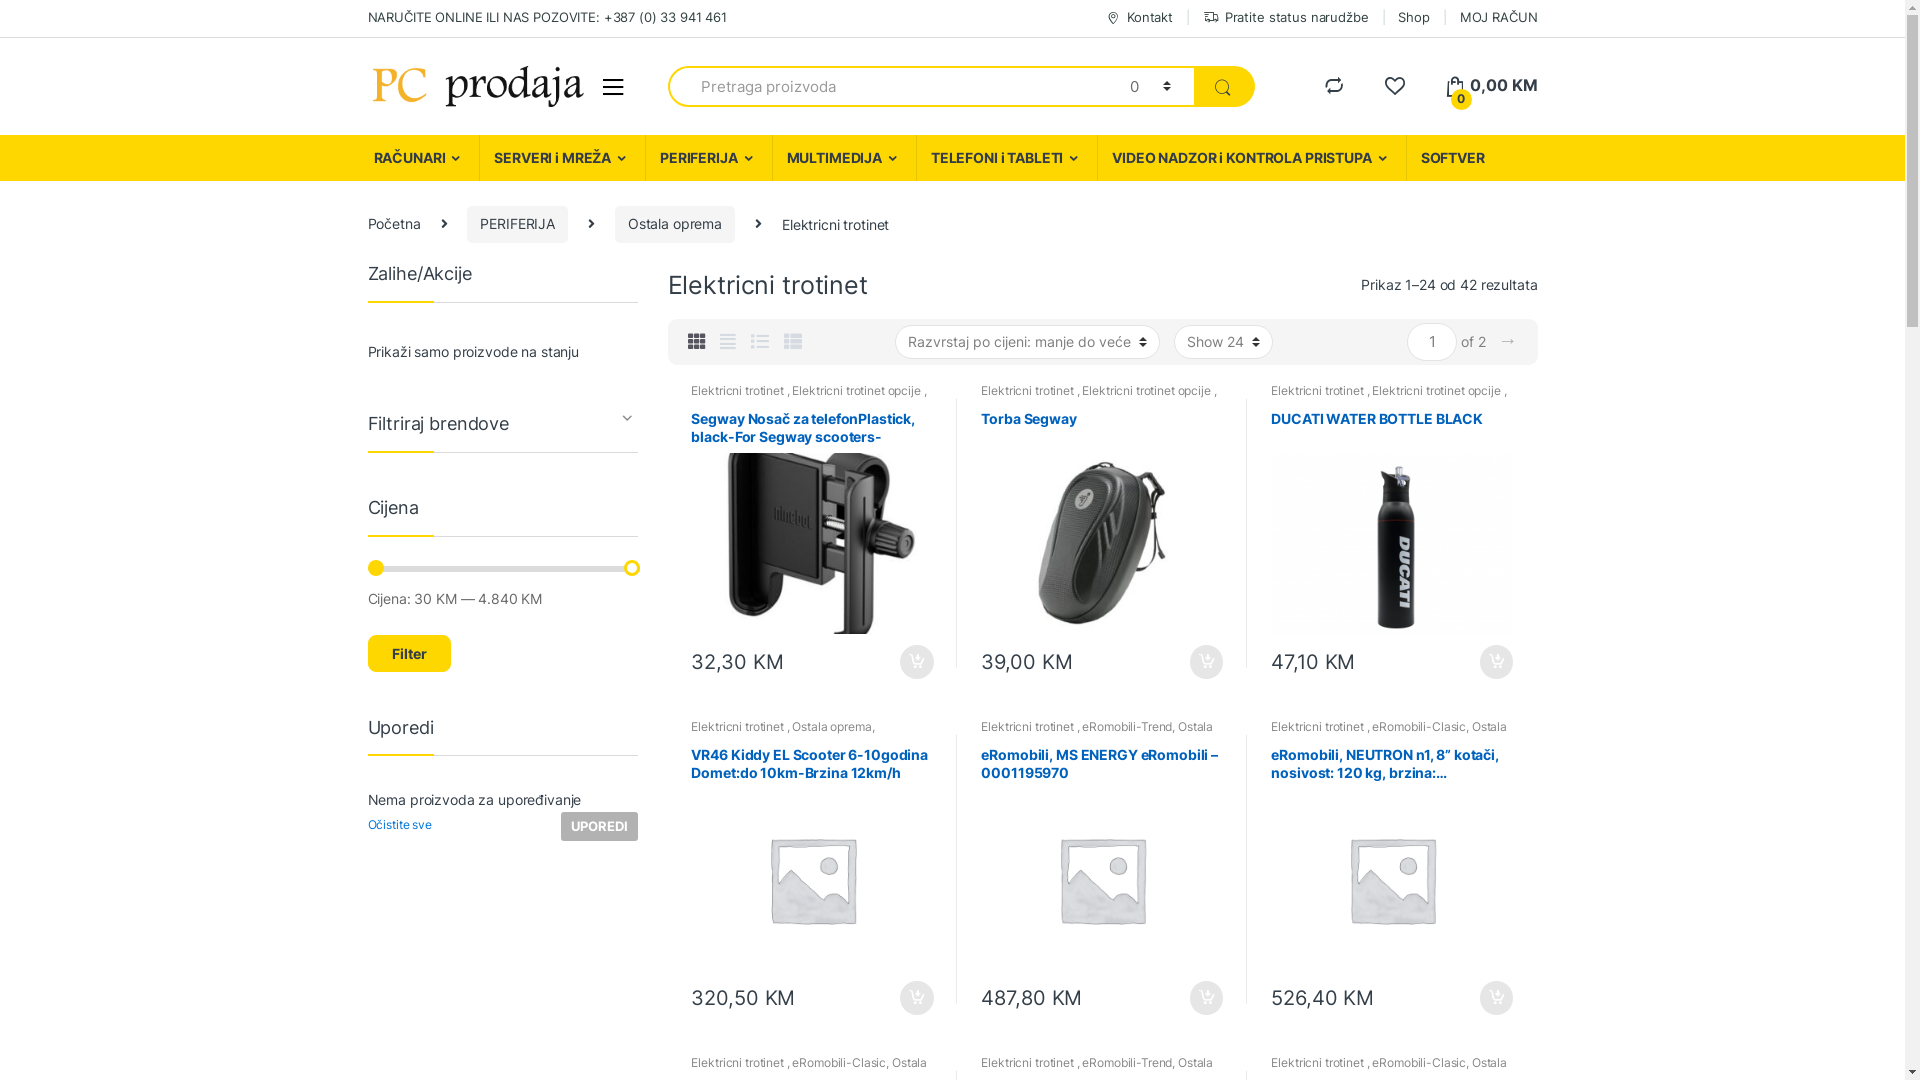 Image resolution: width=1920 pixels, height=1080 pixels. Describe the element at coordinates (1491, 84) in the screenshot. I see `'0` at that location.